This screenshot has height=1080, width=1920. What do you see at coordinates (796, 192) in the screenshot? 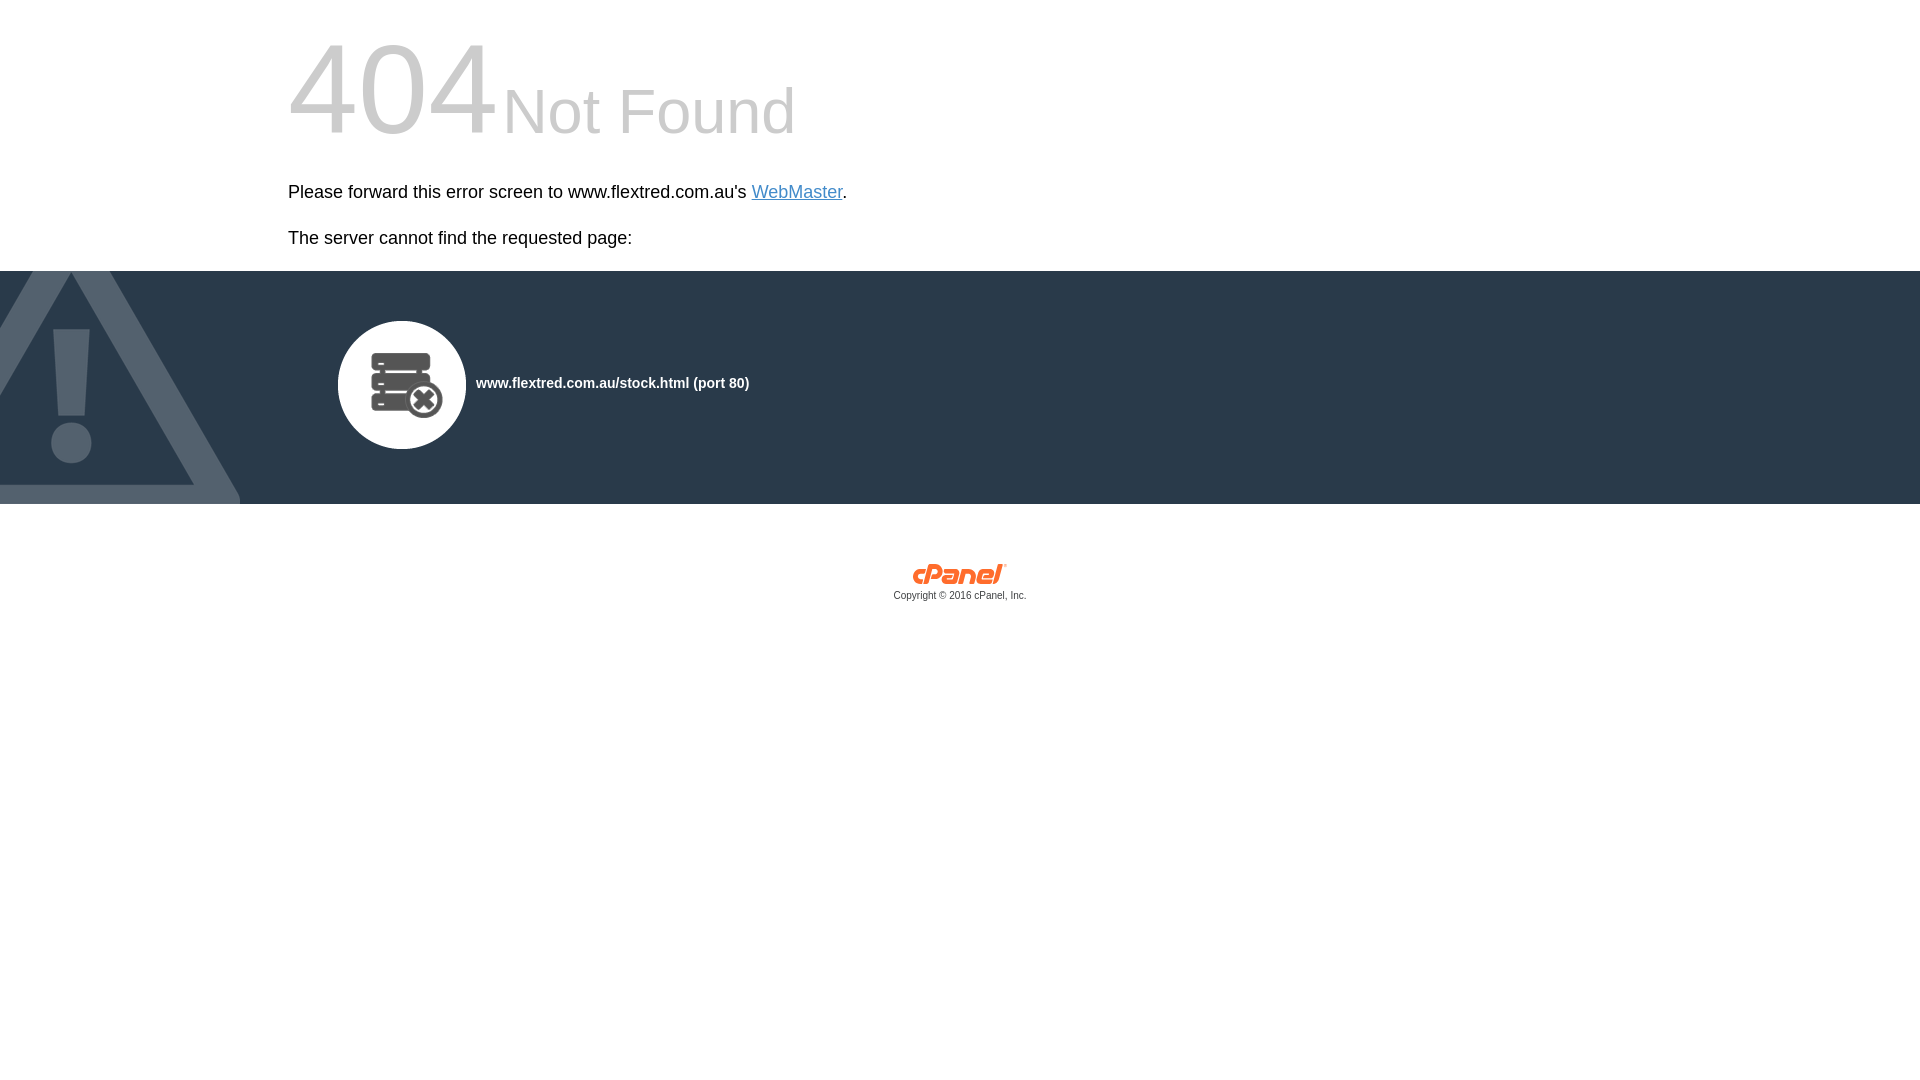
I see `'WebMaster'` at bounding box center [796, 192].